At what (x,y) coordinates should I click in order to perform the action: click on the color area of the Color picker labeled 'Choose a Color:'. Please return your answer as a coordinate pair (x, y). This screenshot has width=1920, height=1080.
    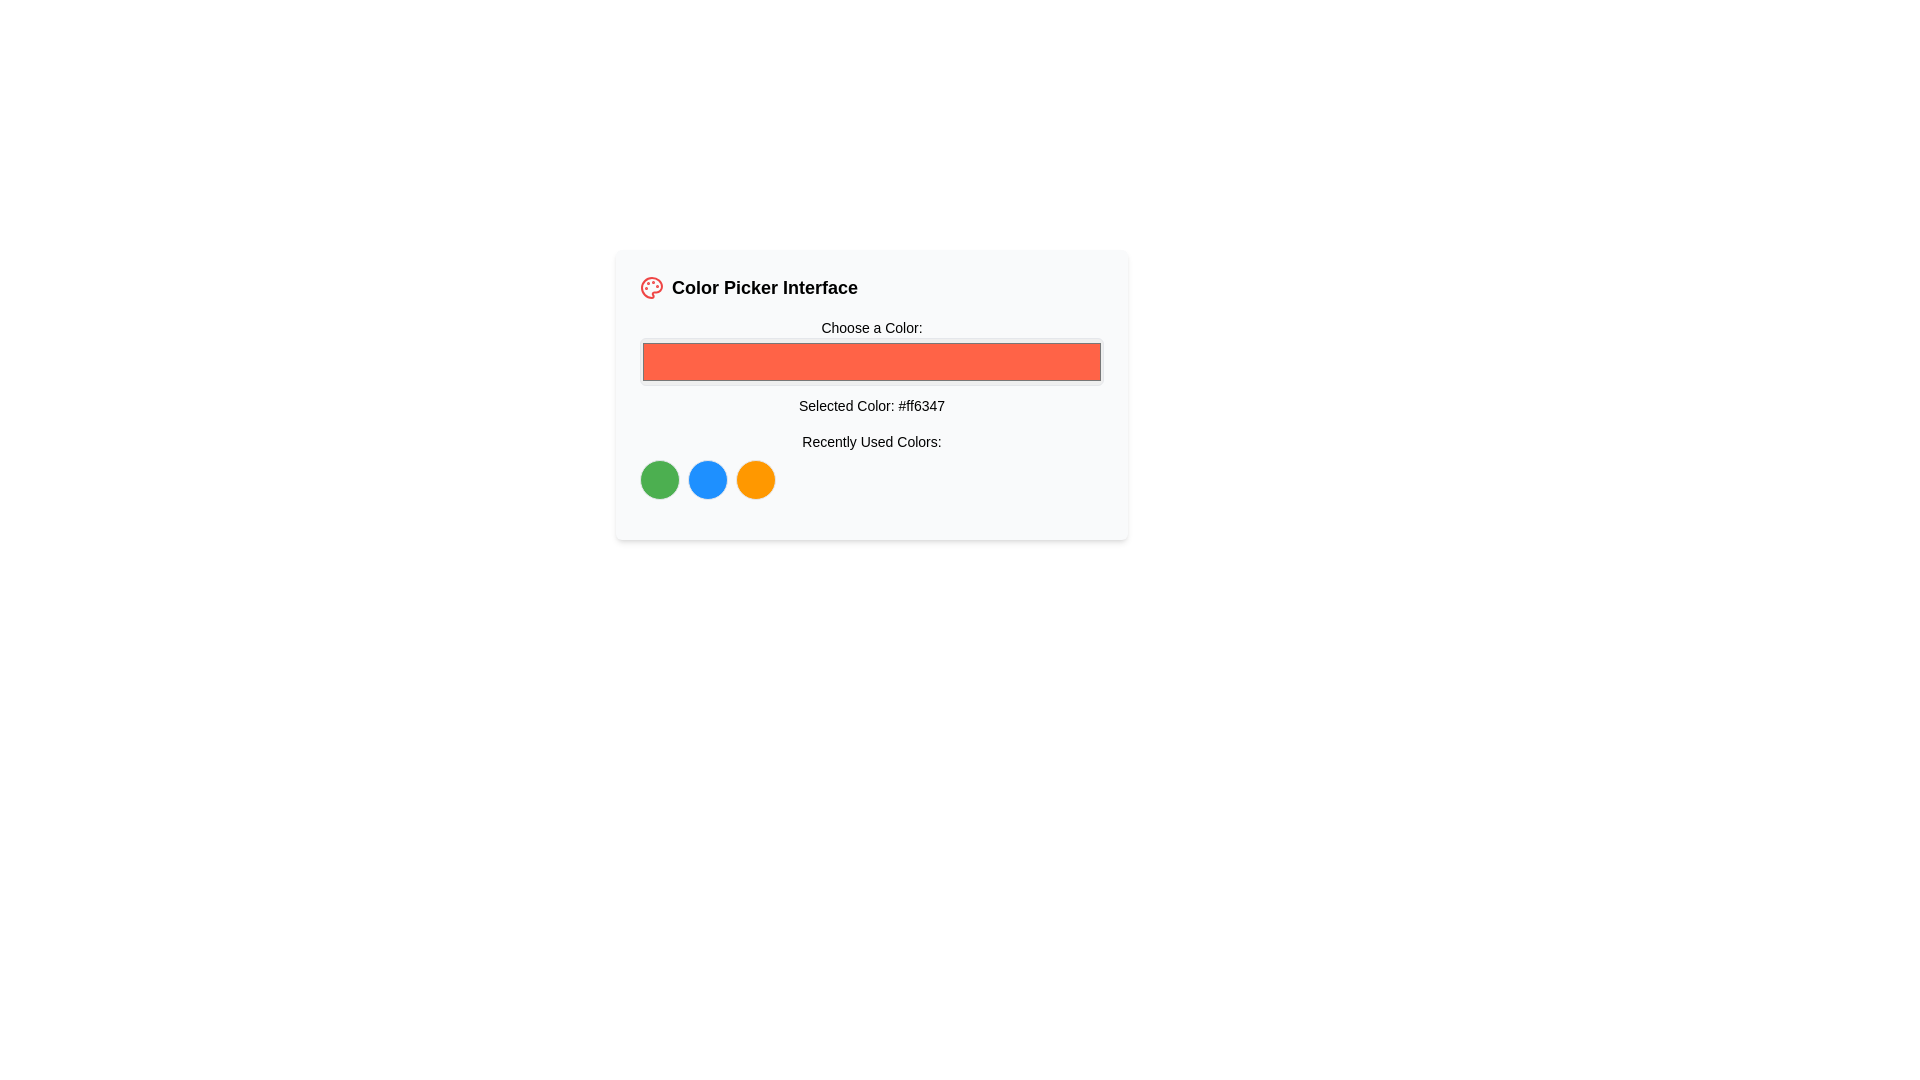
    Looking at the image, I should click on (872, 366).